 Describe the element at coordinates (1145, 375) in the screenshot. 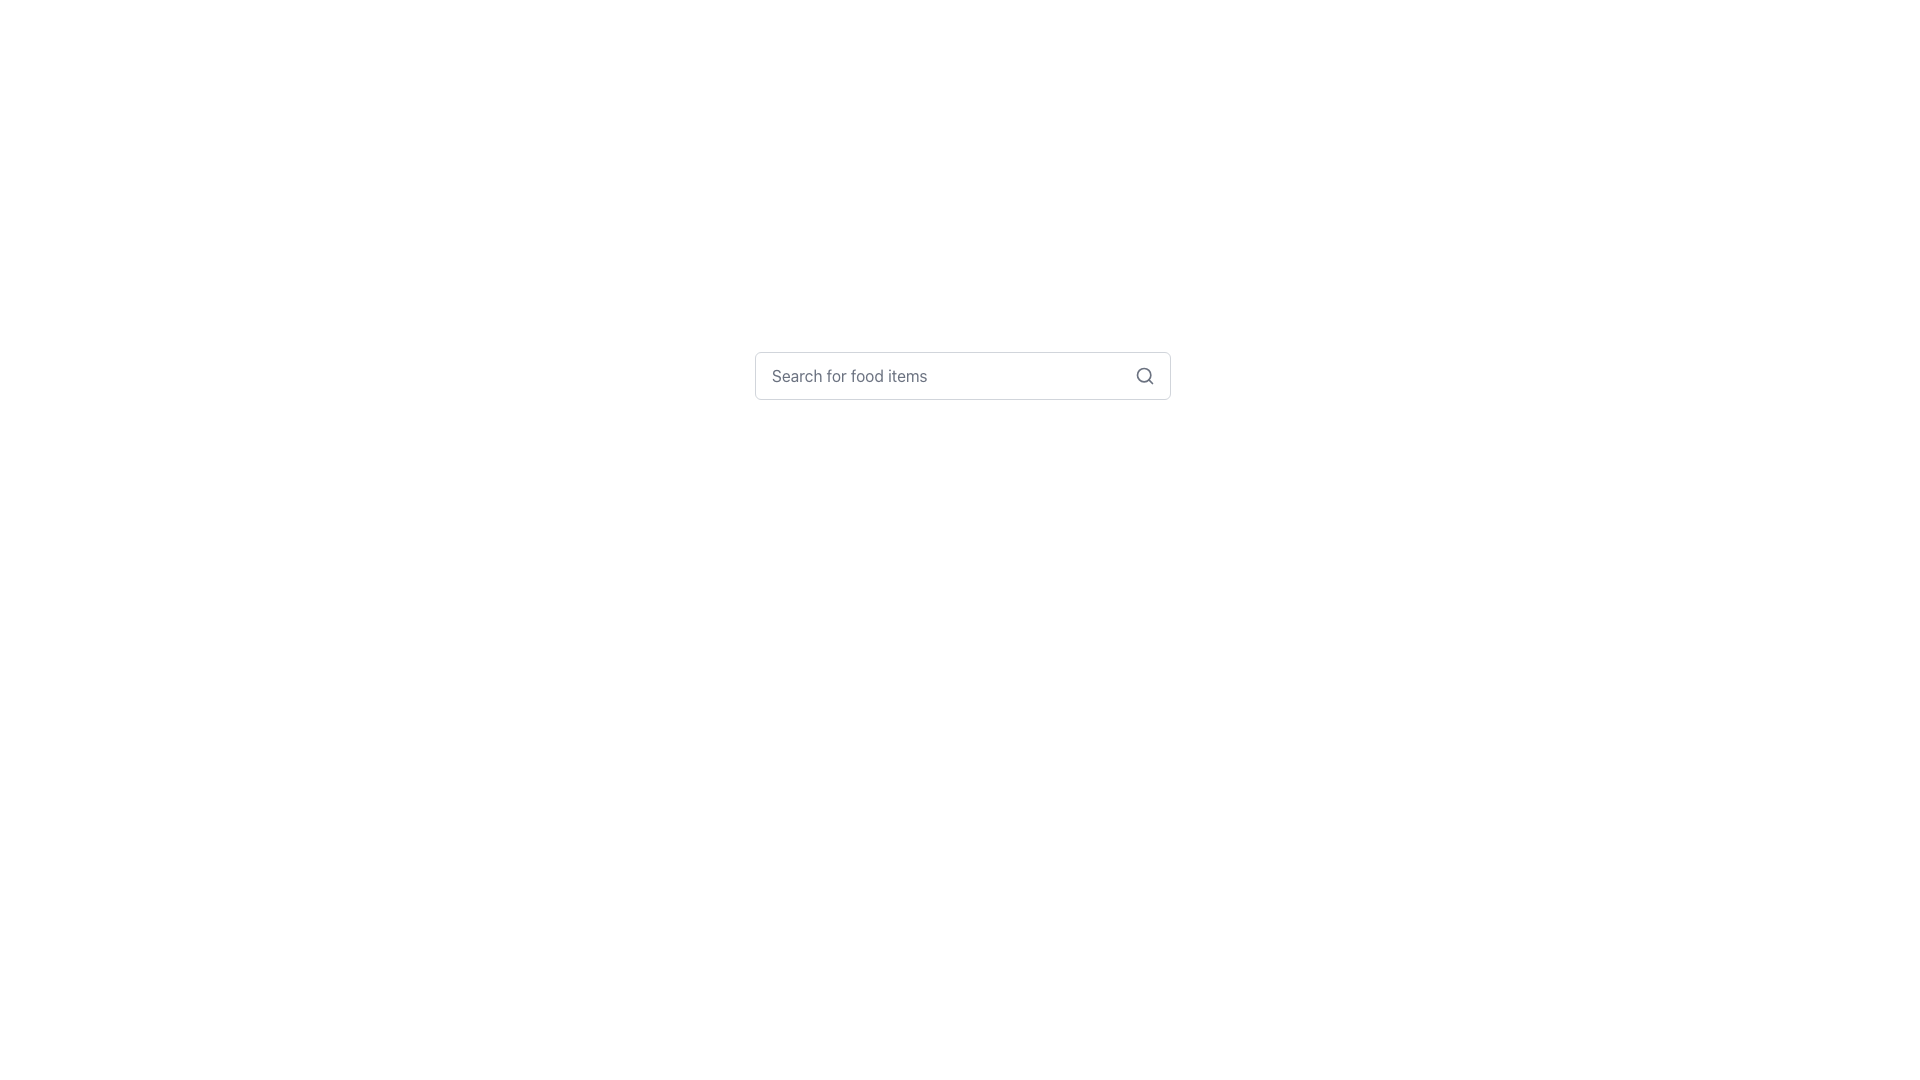

I see `the magnifying glass icon located in the right corner of the search bar input field` at that location.